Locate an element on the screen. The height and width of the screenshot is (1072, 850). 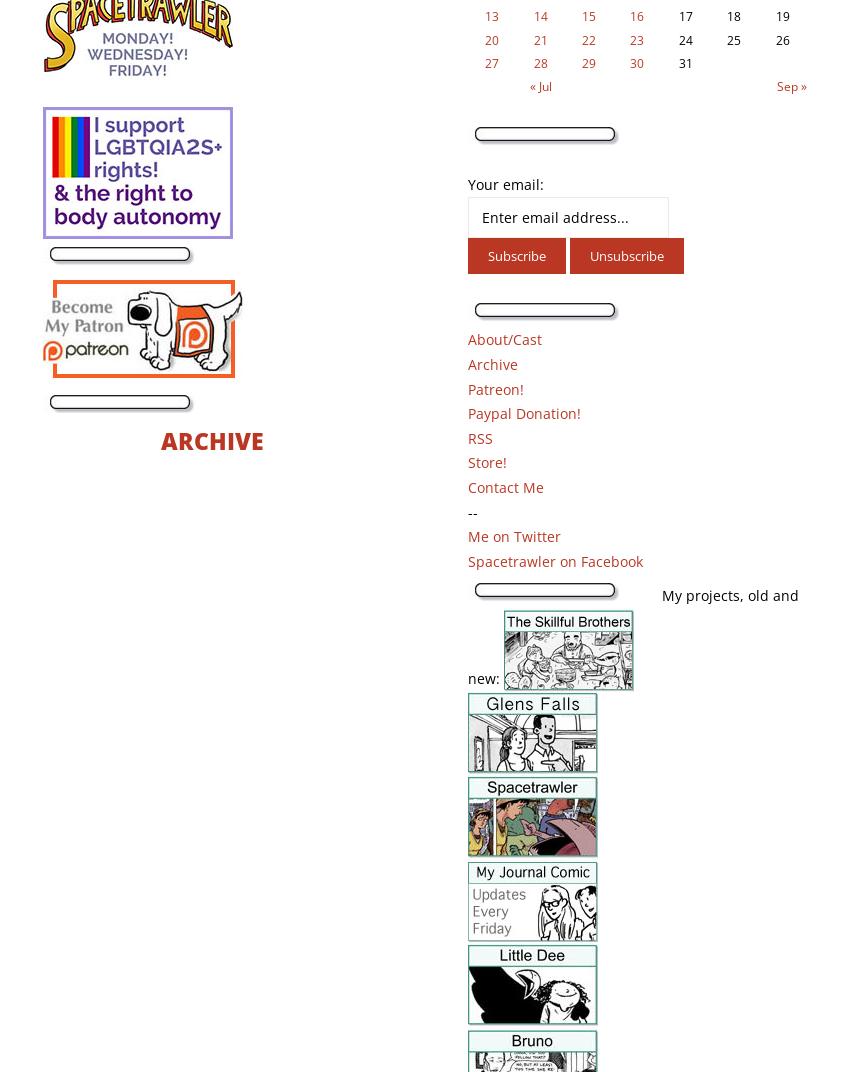
'18' is located at coordinates (727, 15).